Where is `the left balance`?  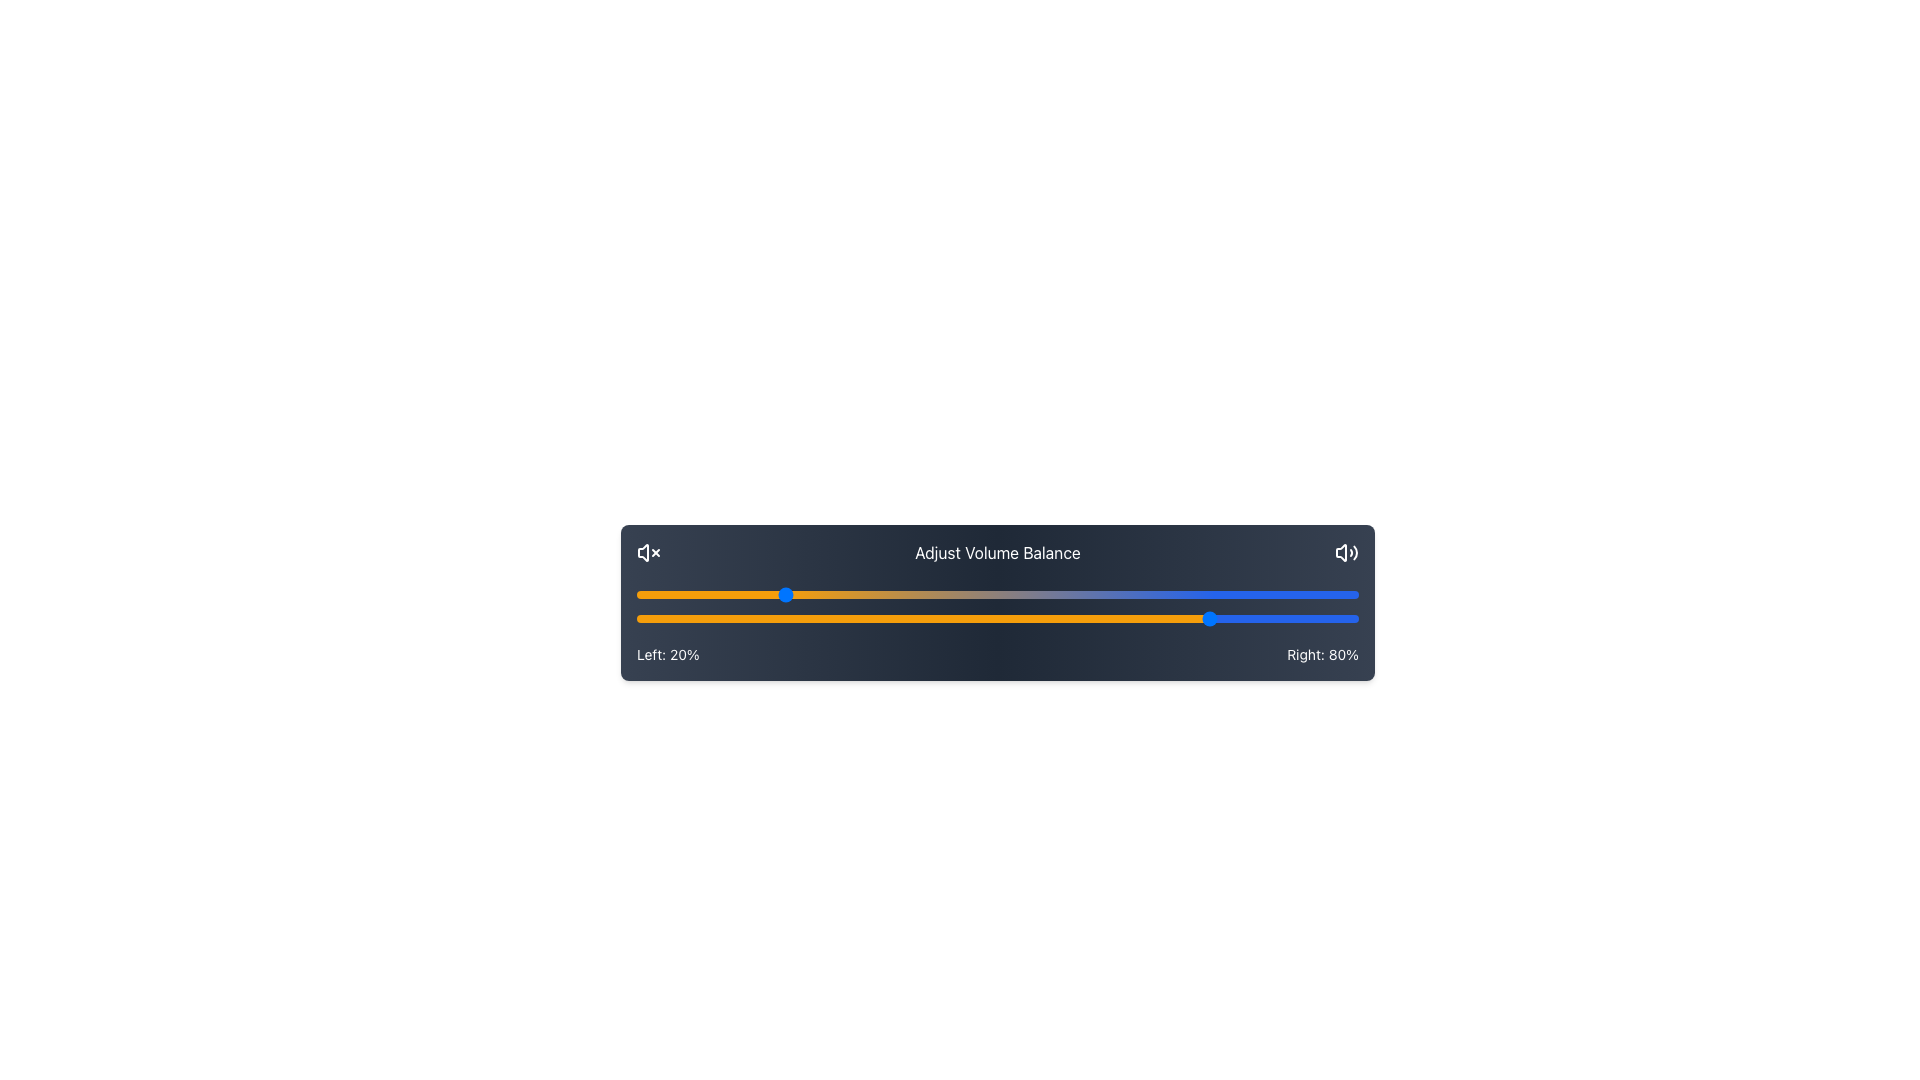 the left balance is located at coordinates (1308, 593).